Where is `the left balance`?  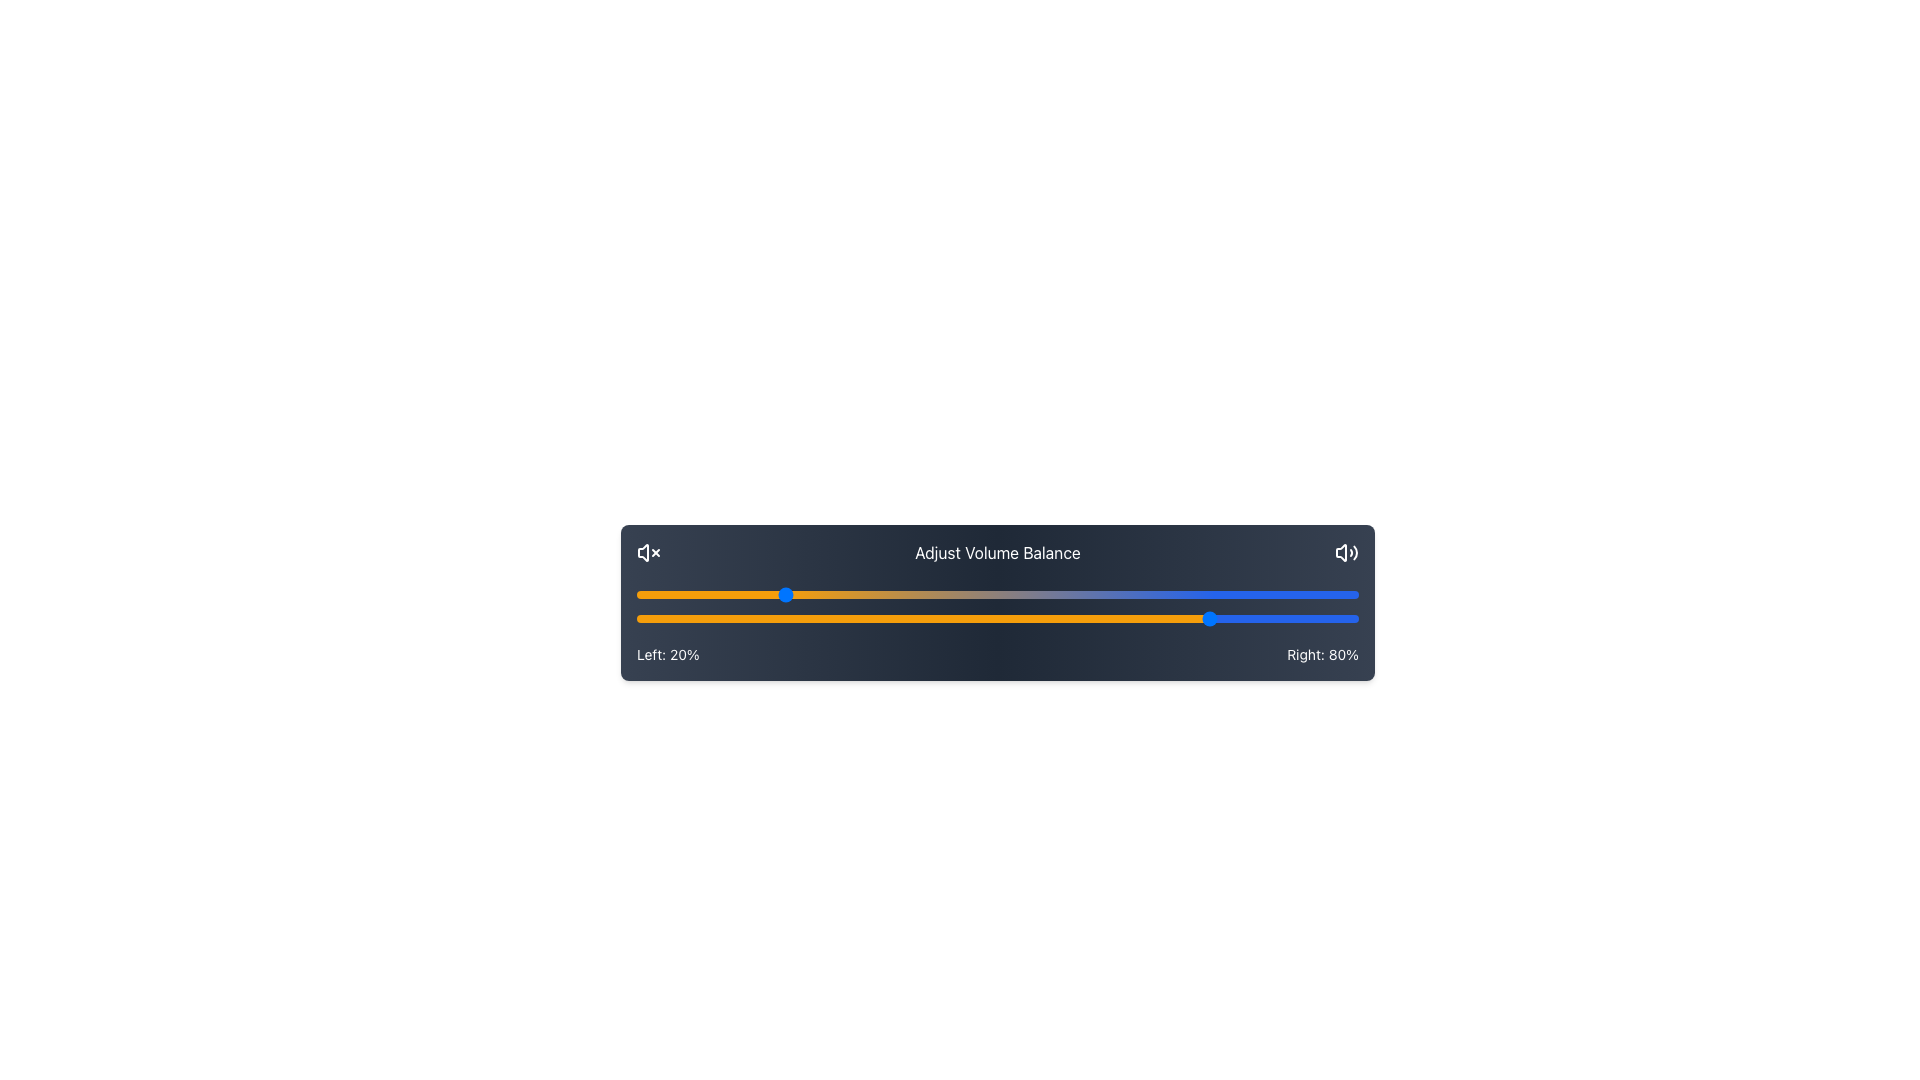 the left balance is located at coordinates (1308, 593).